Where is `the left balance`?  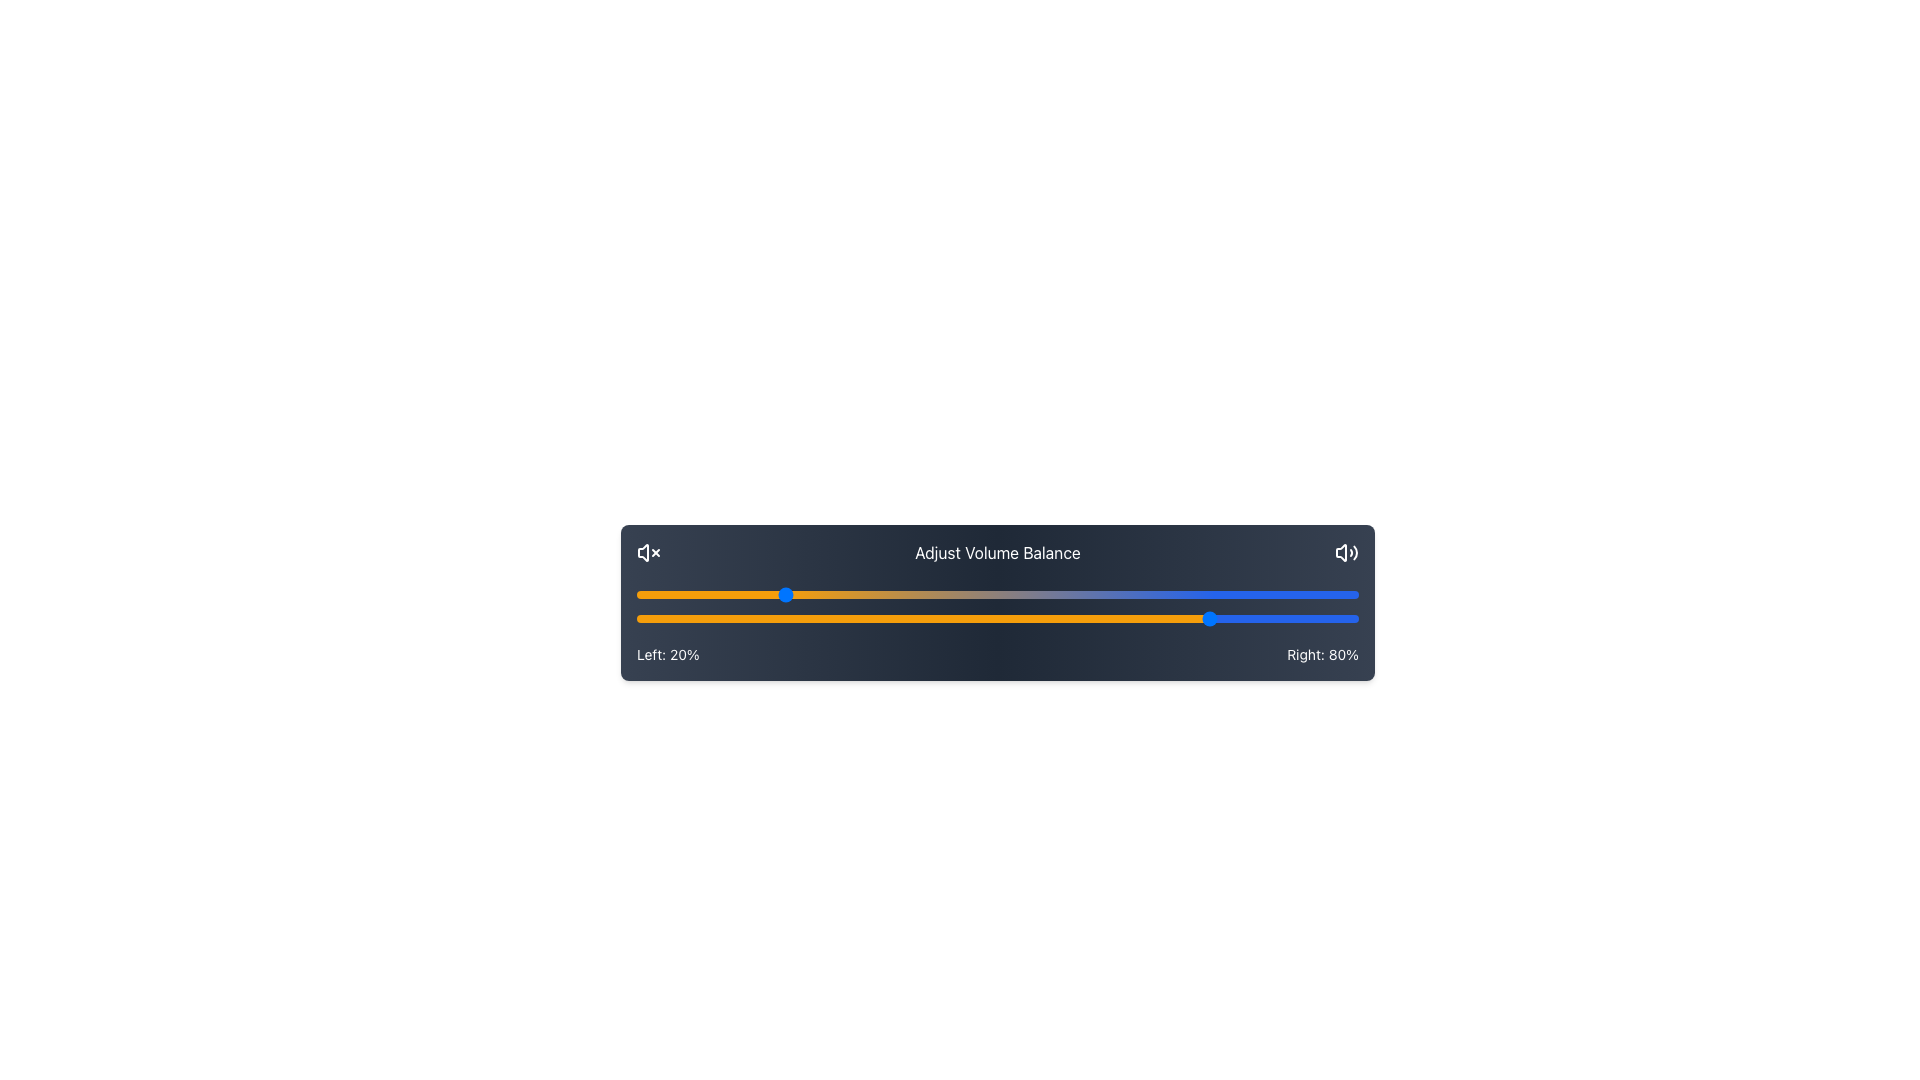 the left balance is located at coordinates (1308, 593).